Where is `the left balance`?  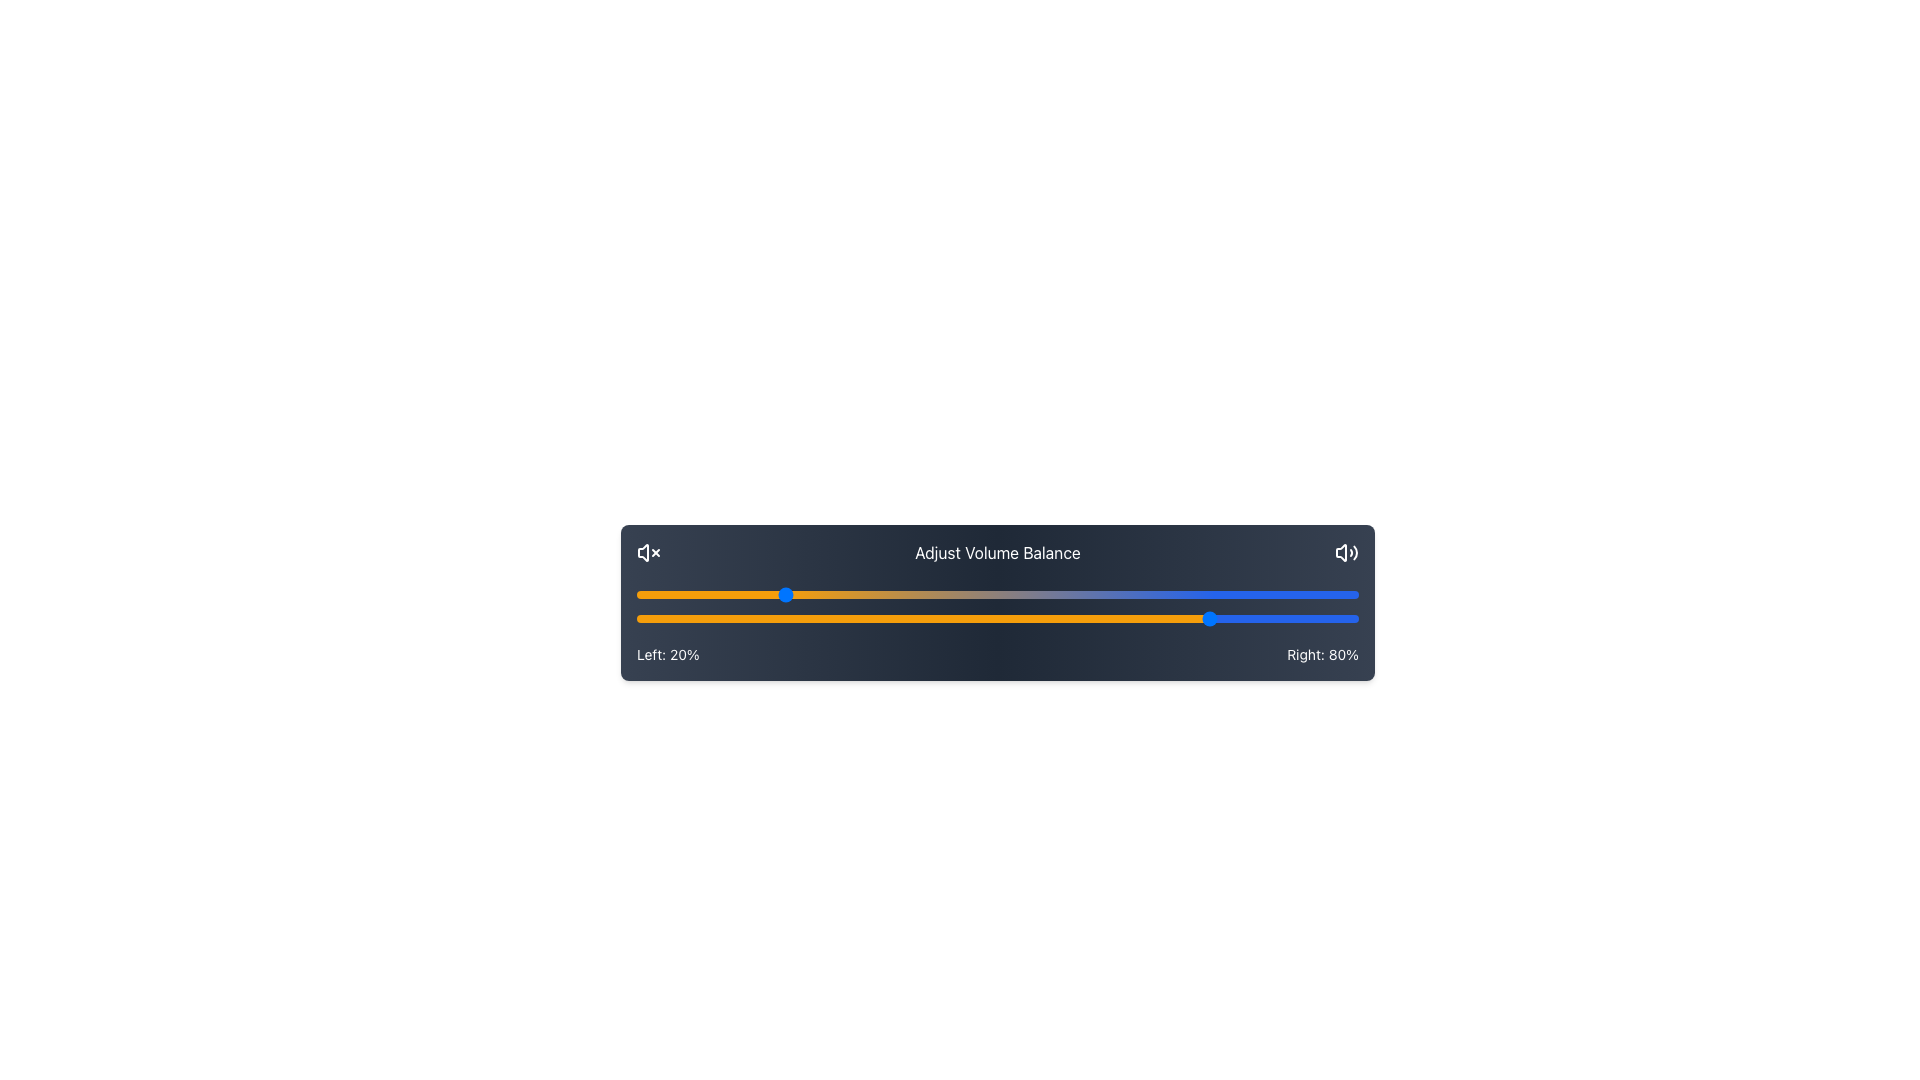 the left balance is located at coordinates (1308, 593).